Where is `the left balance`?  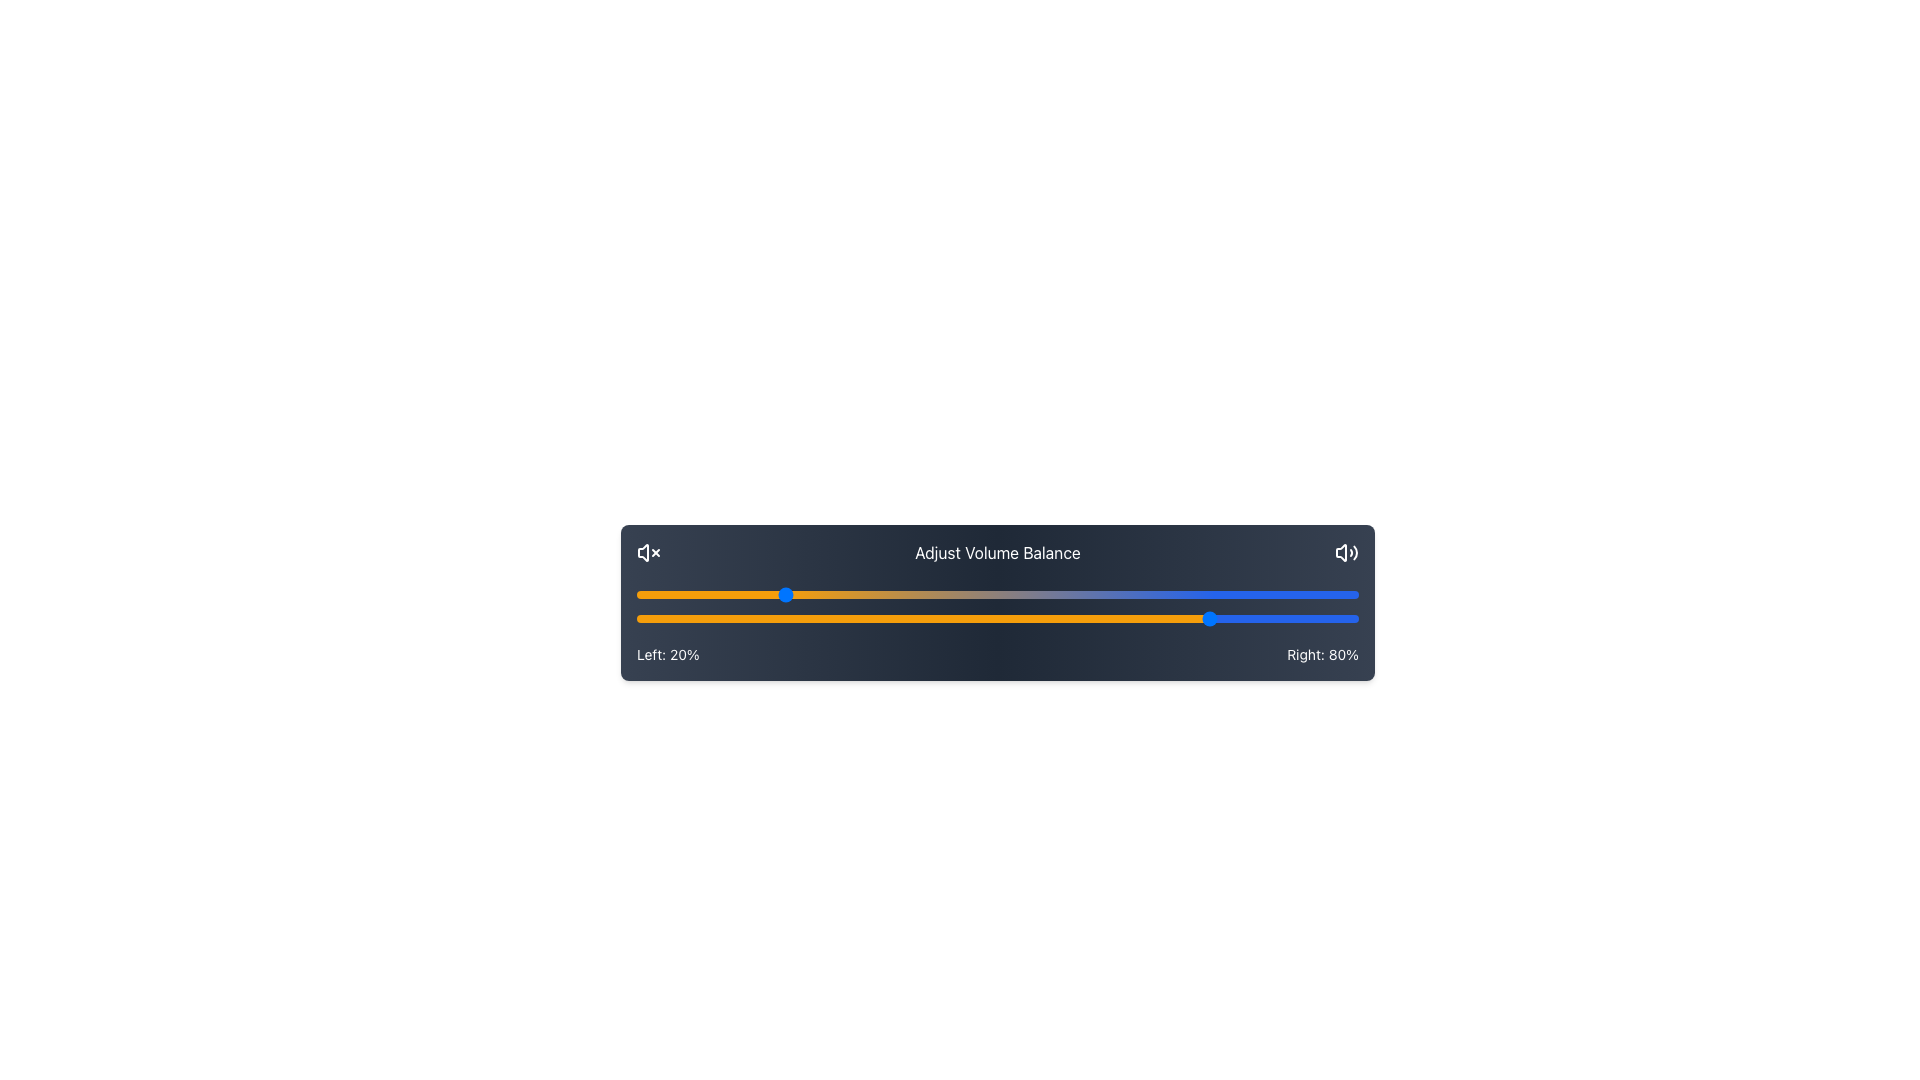 the left balance is located at coordinates (1308, 593).